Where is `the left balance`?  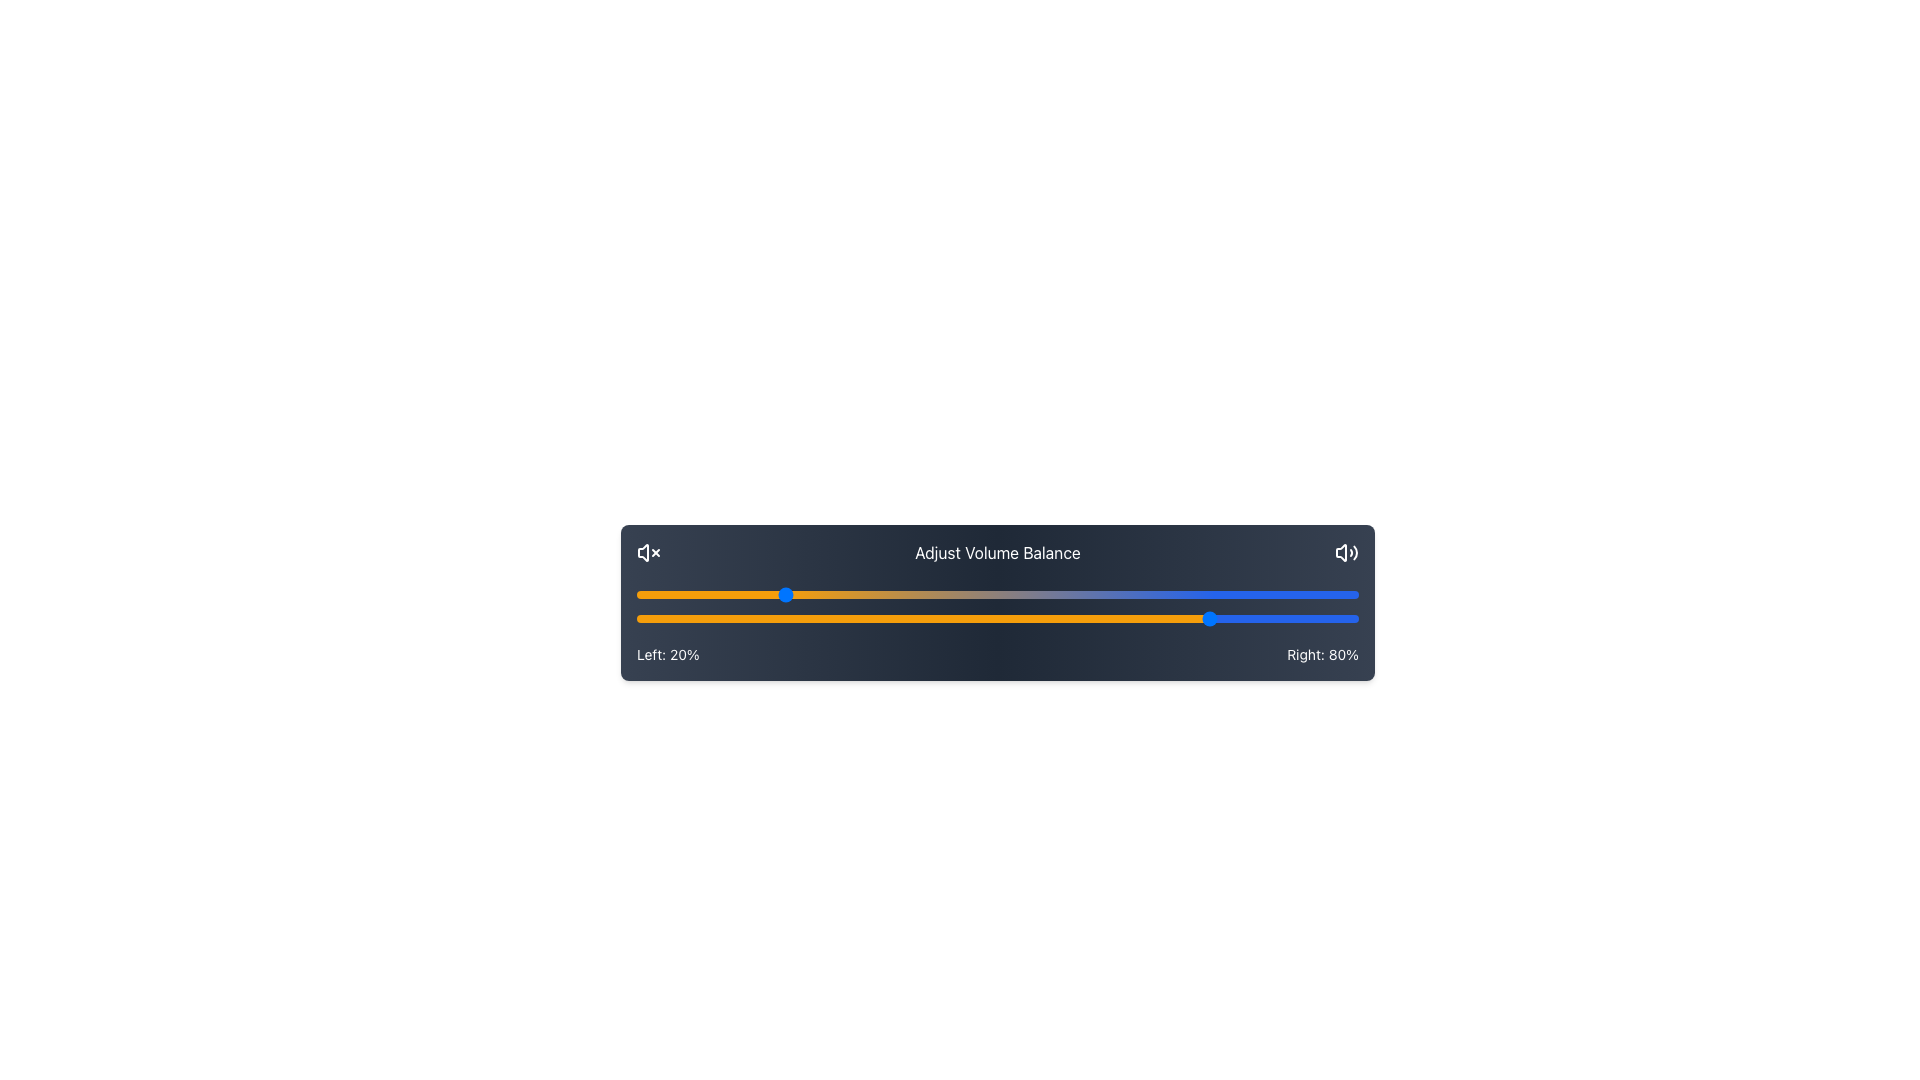 the left balance is located at coordinates (1308, 593).